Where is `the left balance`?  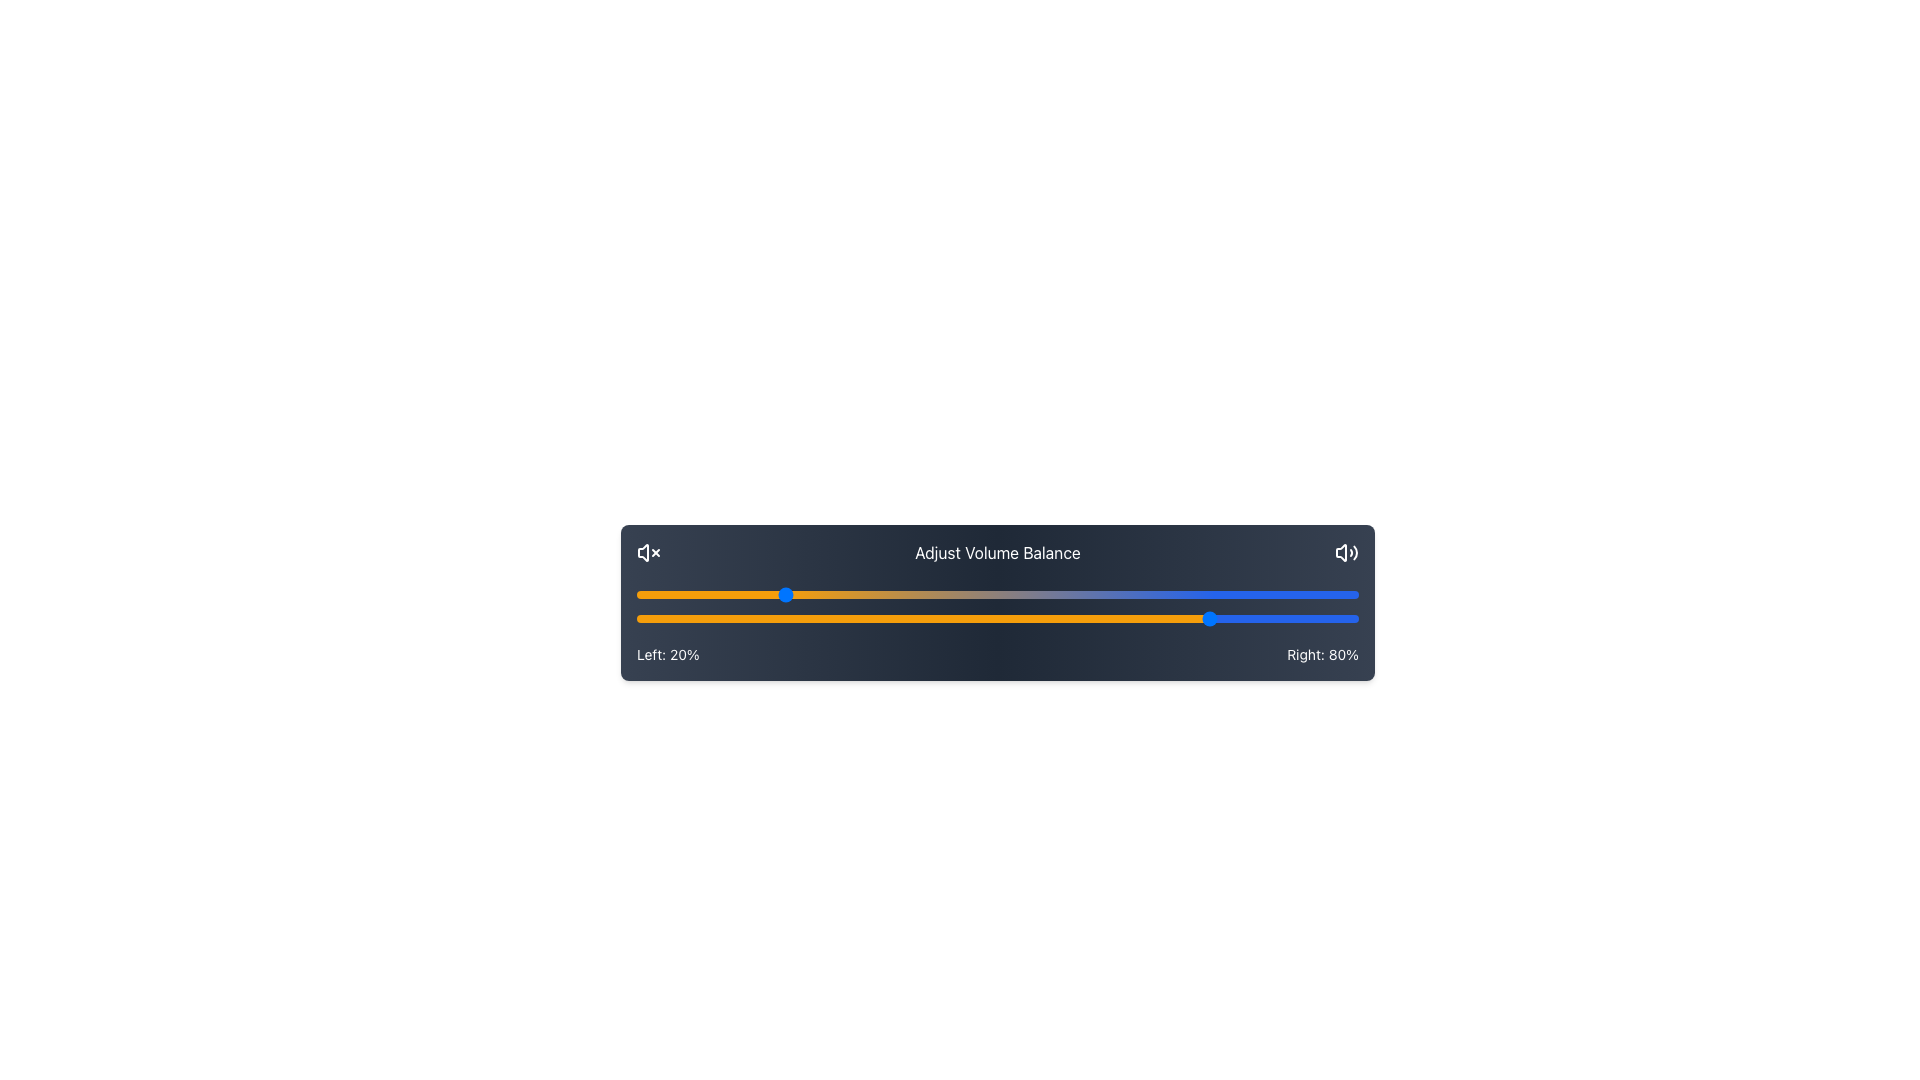 the left balance is located at coordinates (1308, 593).